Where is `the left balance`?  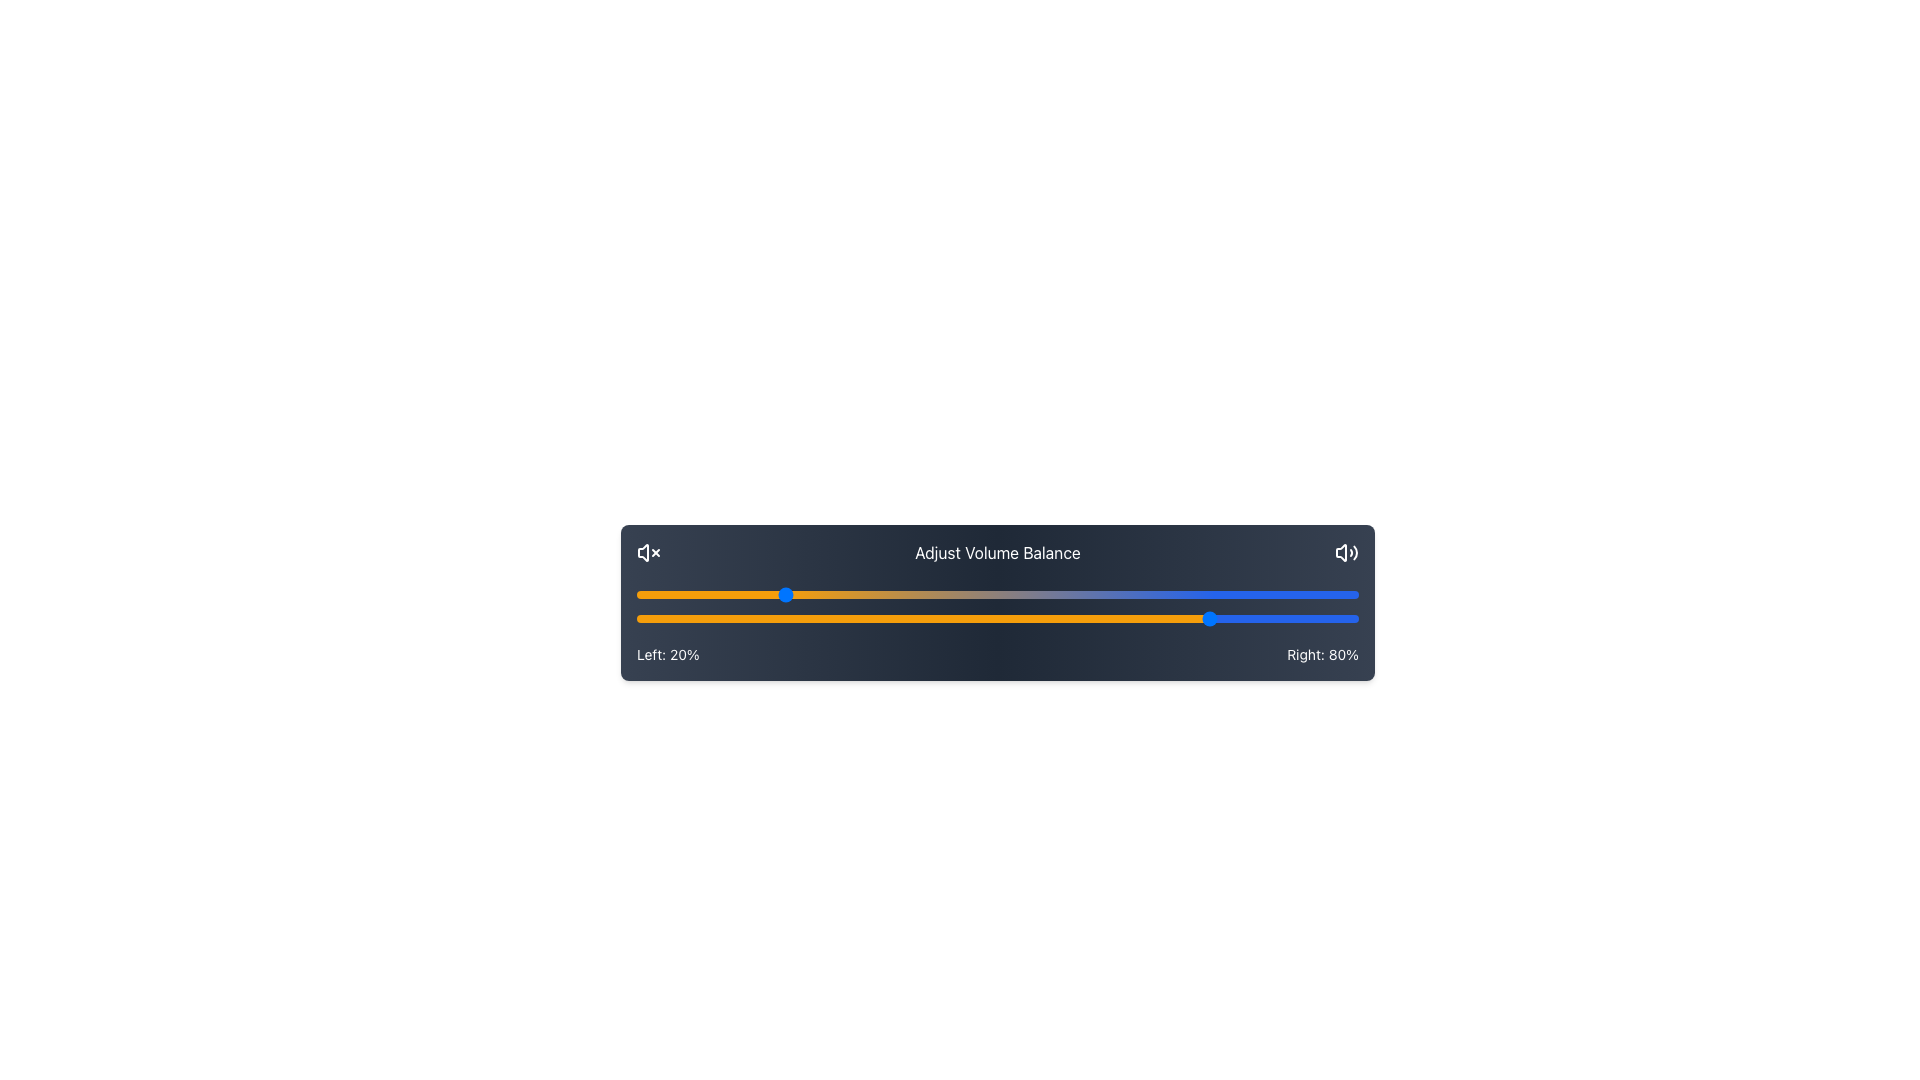 the left balance is located at coordinates (1308, 593).